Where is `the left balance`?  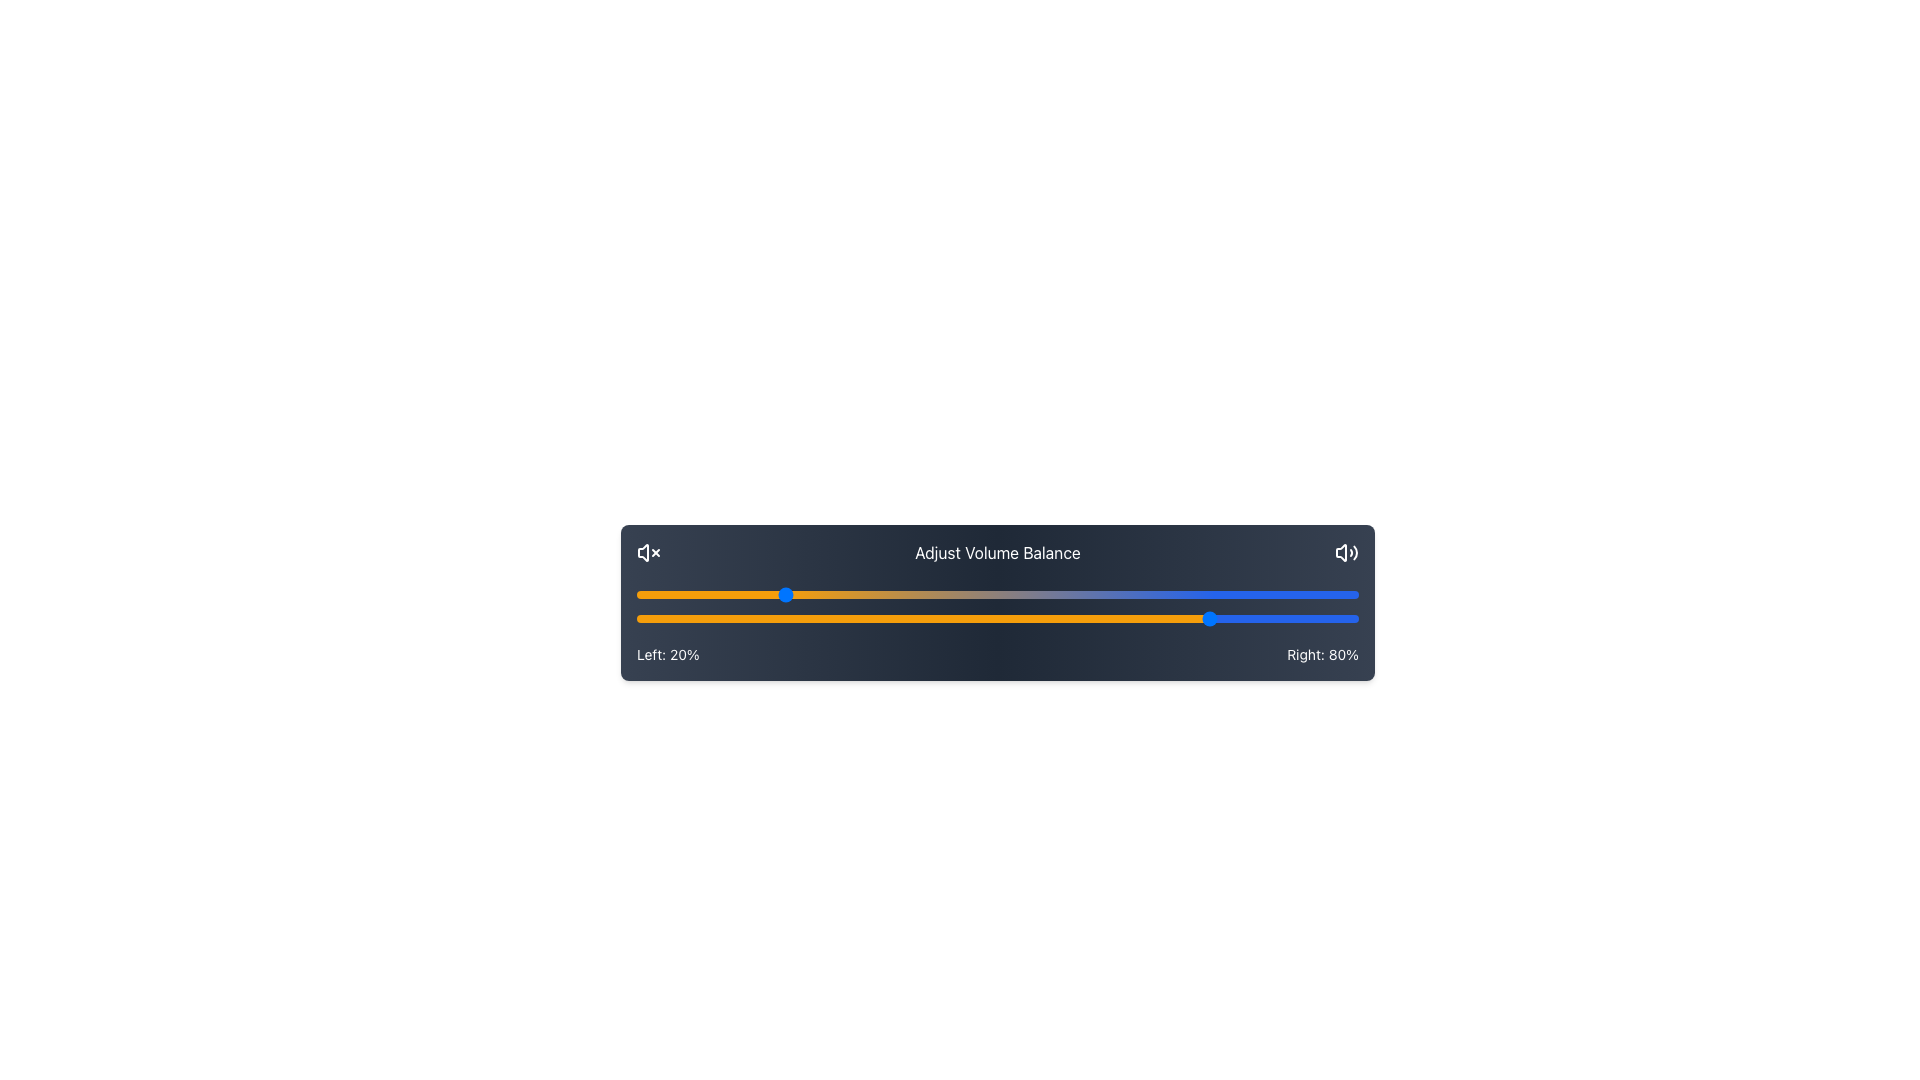 the left balance is located at coordinates (1308, 593).